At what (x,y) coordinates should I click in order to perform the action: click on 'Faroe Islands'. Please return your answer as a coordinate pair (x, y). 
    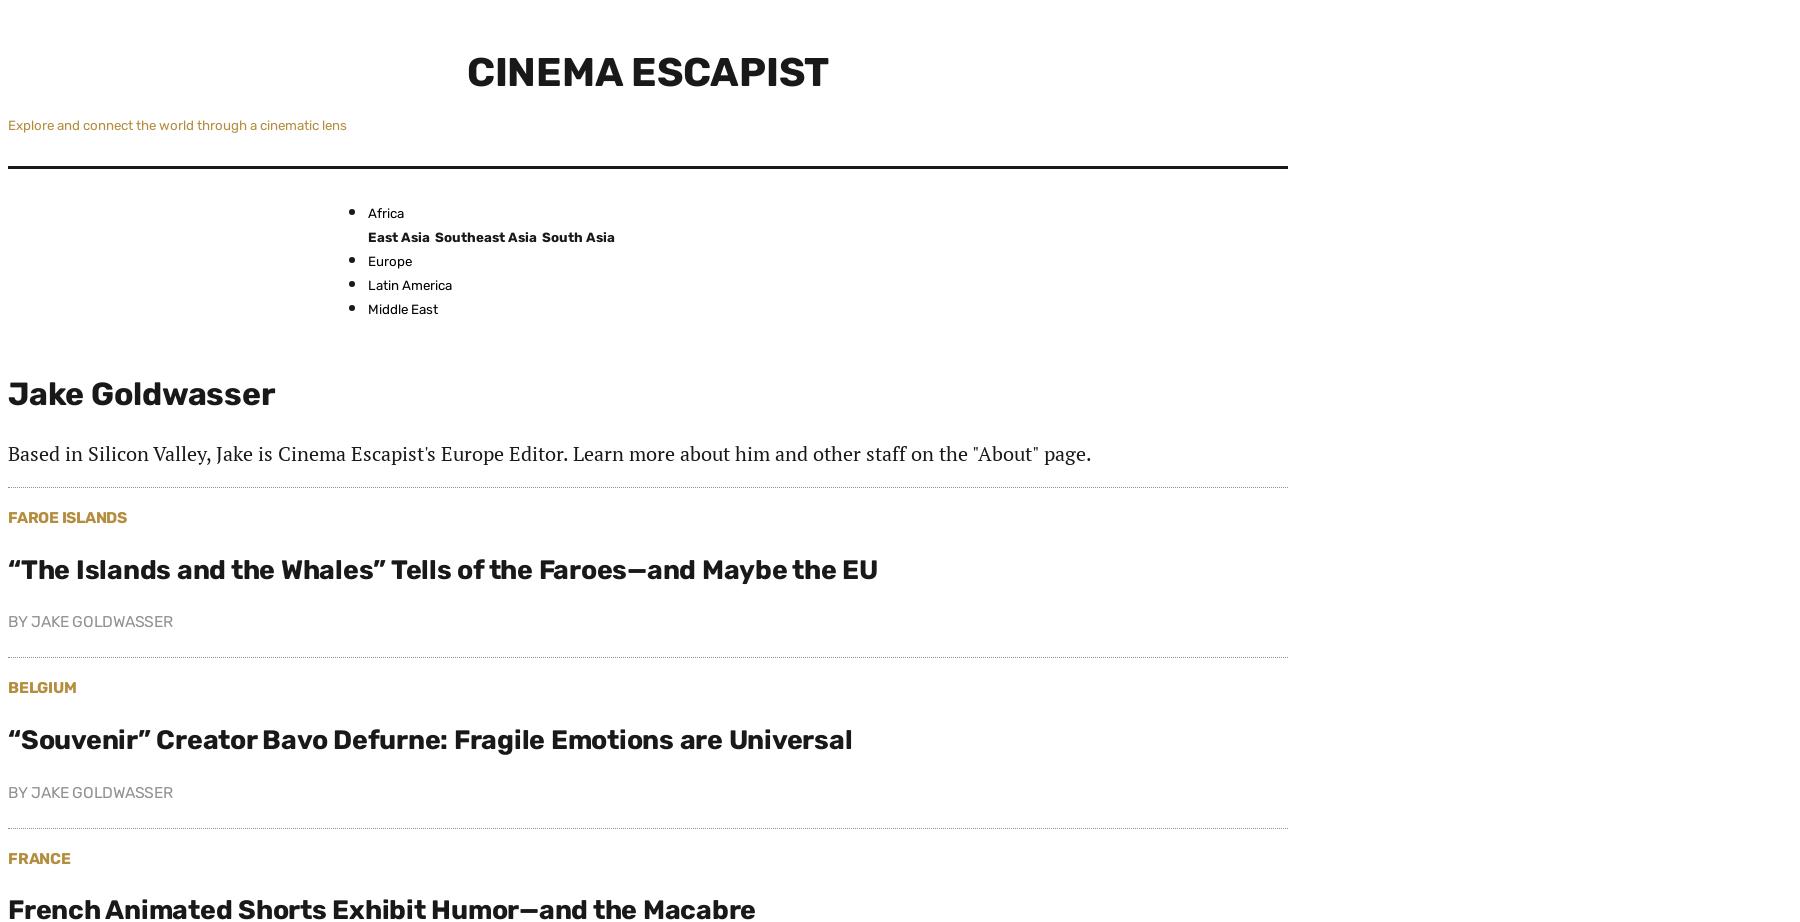
    Looking at the image, I should click on (6, 517).